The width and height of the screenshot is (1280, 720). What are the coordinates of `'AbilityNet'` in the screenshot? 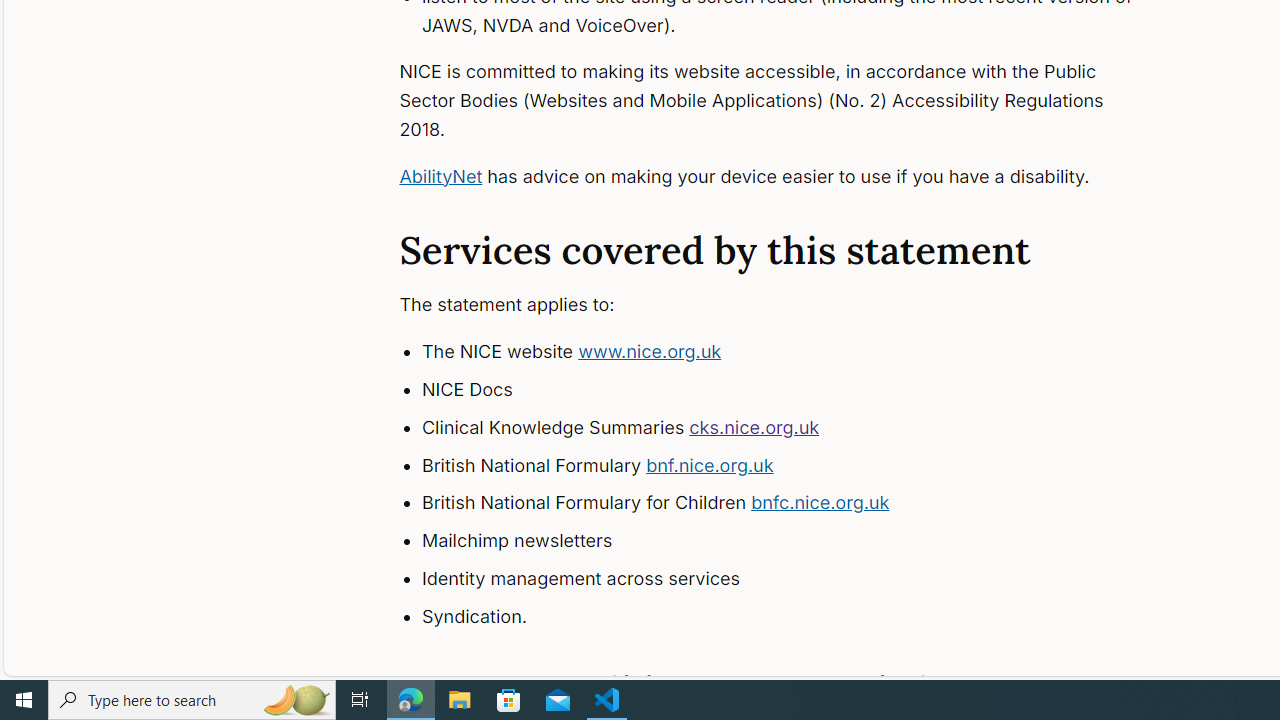 It's located at (439, 175).